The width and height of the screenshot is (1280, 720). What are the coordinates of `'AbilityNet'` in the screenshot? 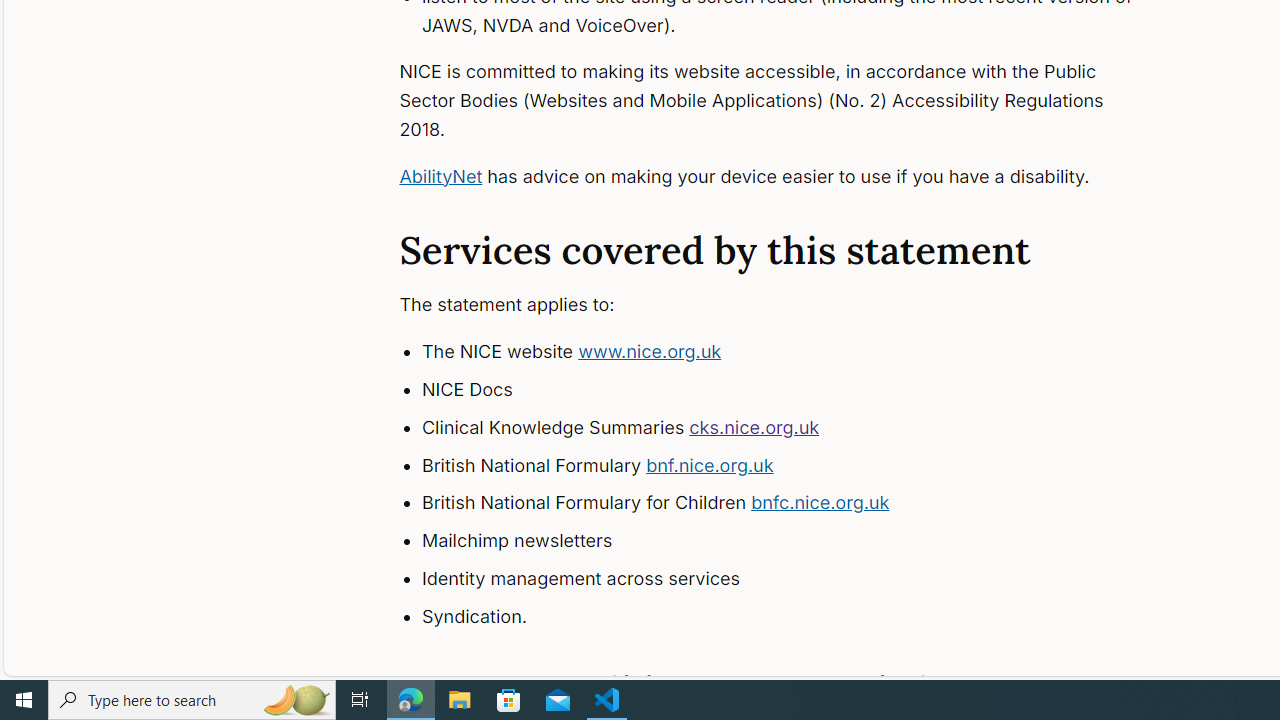 It's located at (439, 175).